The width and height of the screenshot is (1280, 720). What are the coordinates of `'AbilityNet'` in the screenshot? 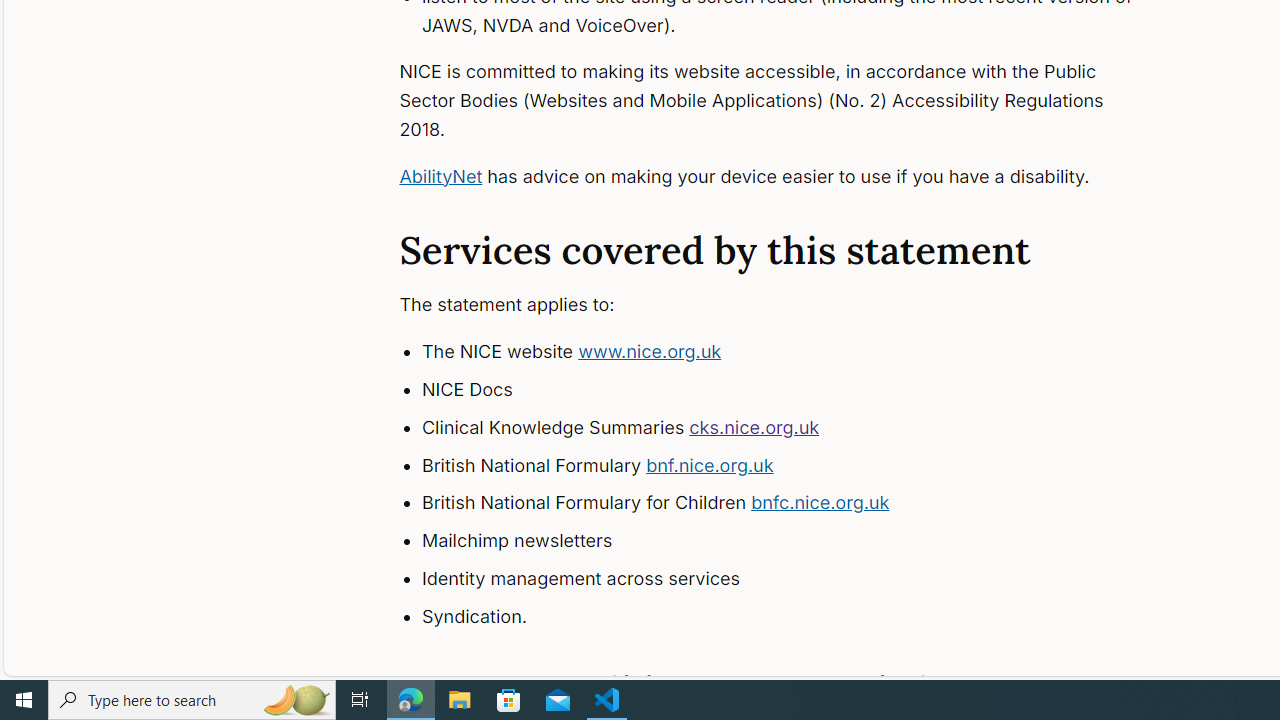 It's located at (439, 175).